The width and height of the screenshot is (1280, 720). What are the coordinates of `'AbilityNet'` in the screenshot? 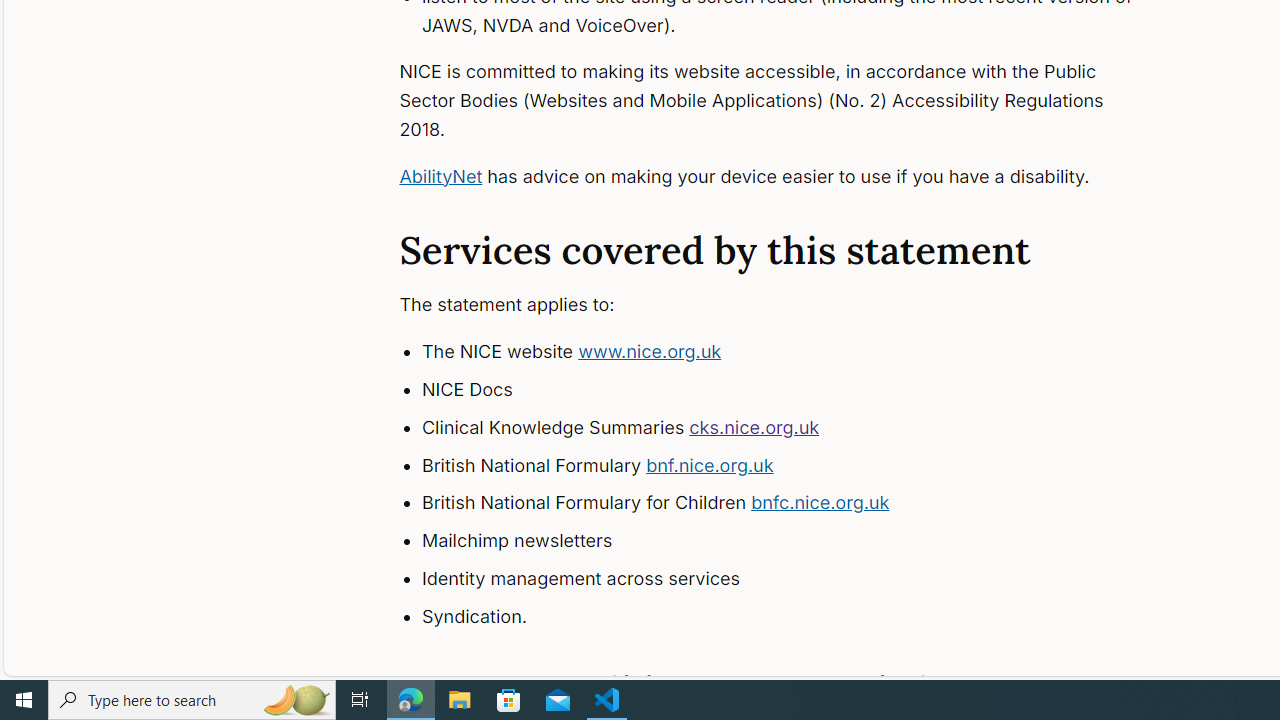 It's located at (439, 175).